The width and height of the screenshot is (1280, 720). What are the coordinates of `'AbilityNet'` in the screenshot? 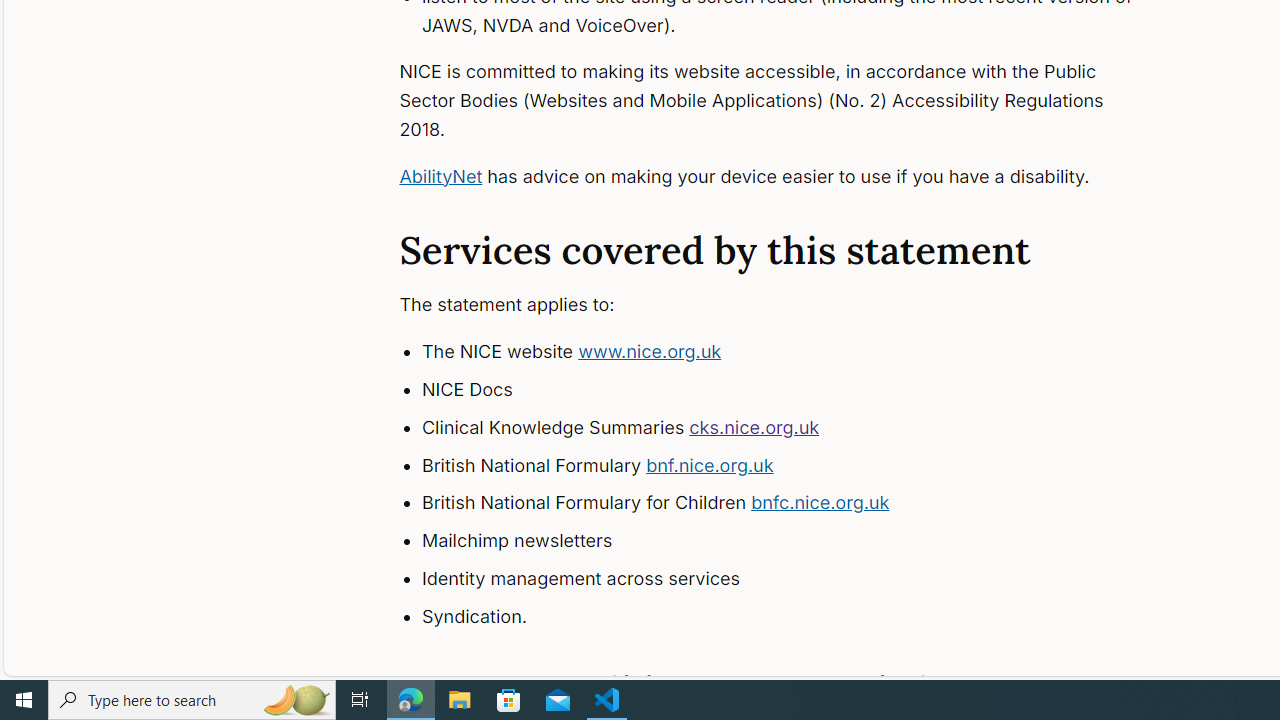 It's located at (439, 175).